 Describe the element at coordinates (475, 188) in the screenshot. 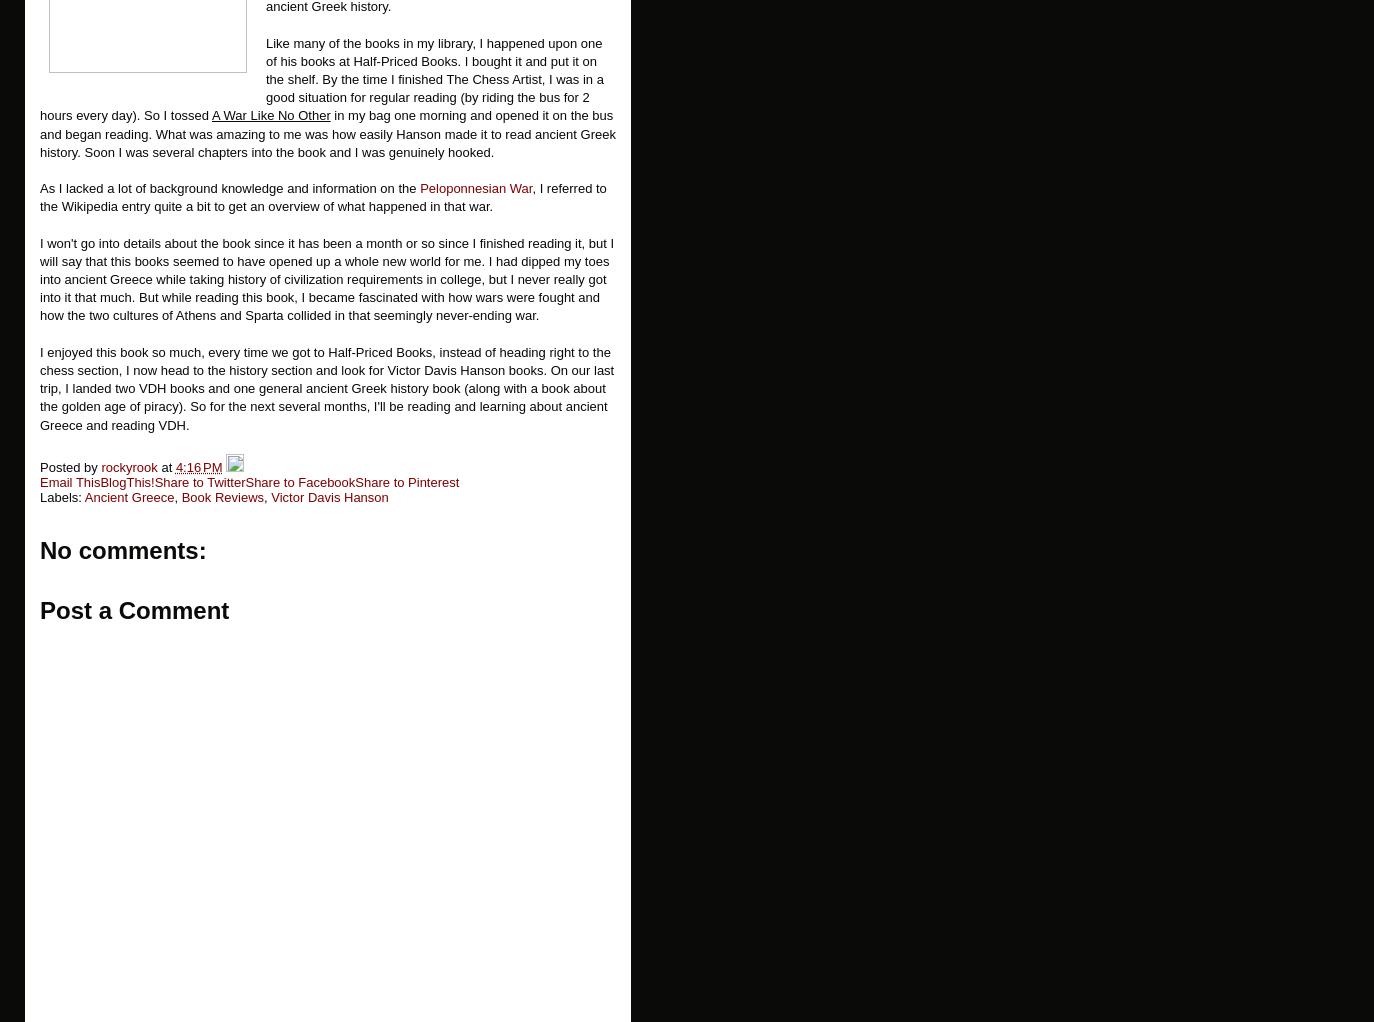

I see `'Peloponnesian War'` at that location.